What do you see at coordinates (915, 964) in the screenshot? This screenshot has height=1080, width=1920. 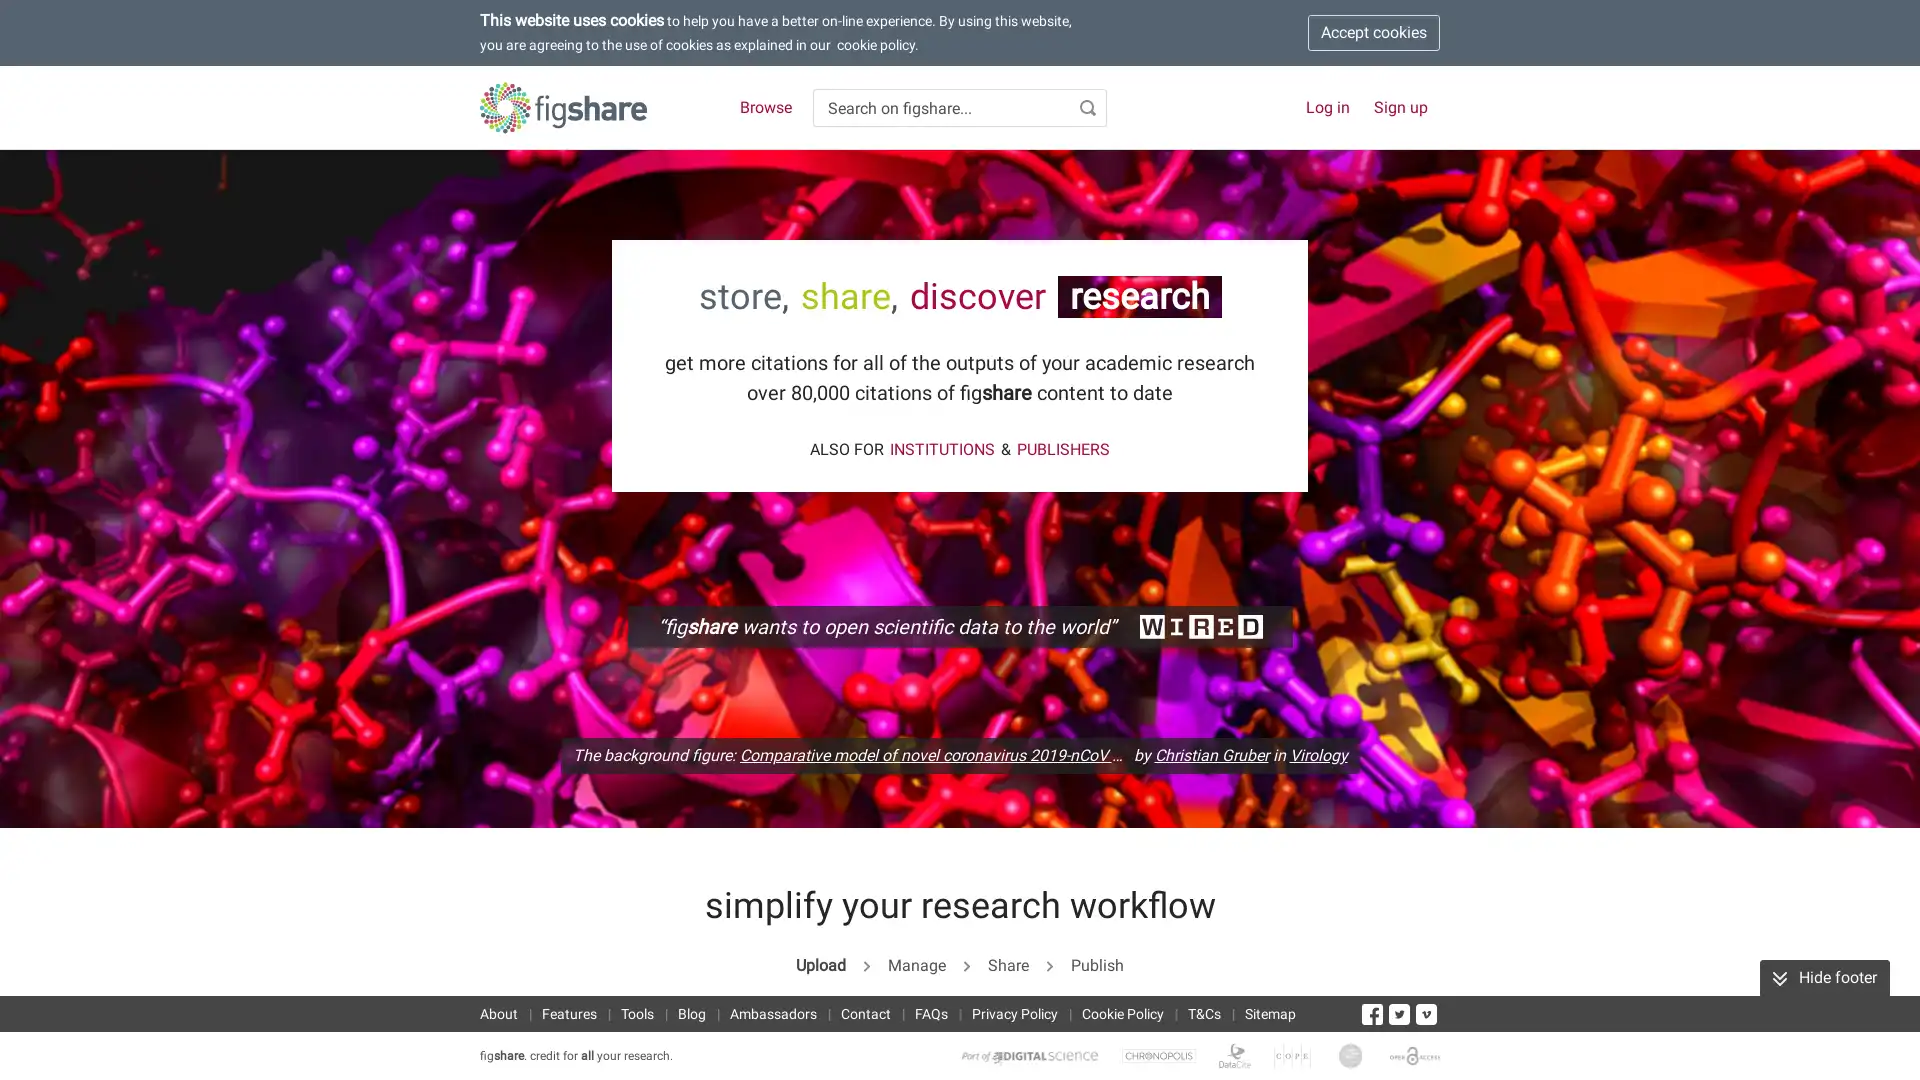 I see `Manage` at bounding box center [915, 964].